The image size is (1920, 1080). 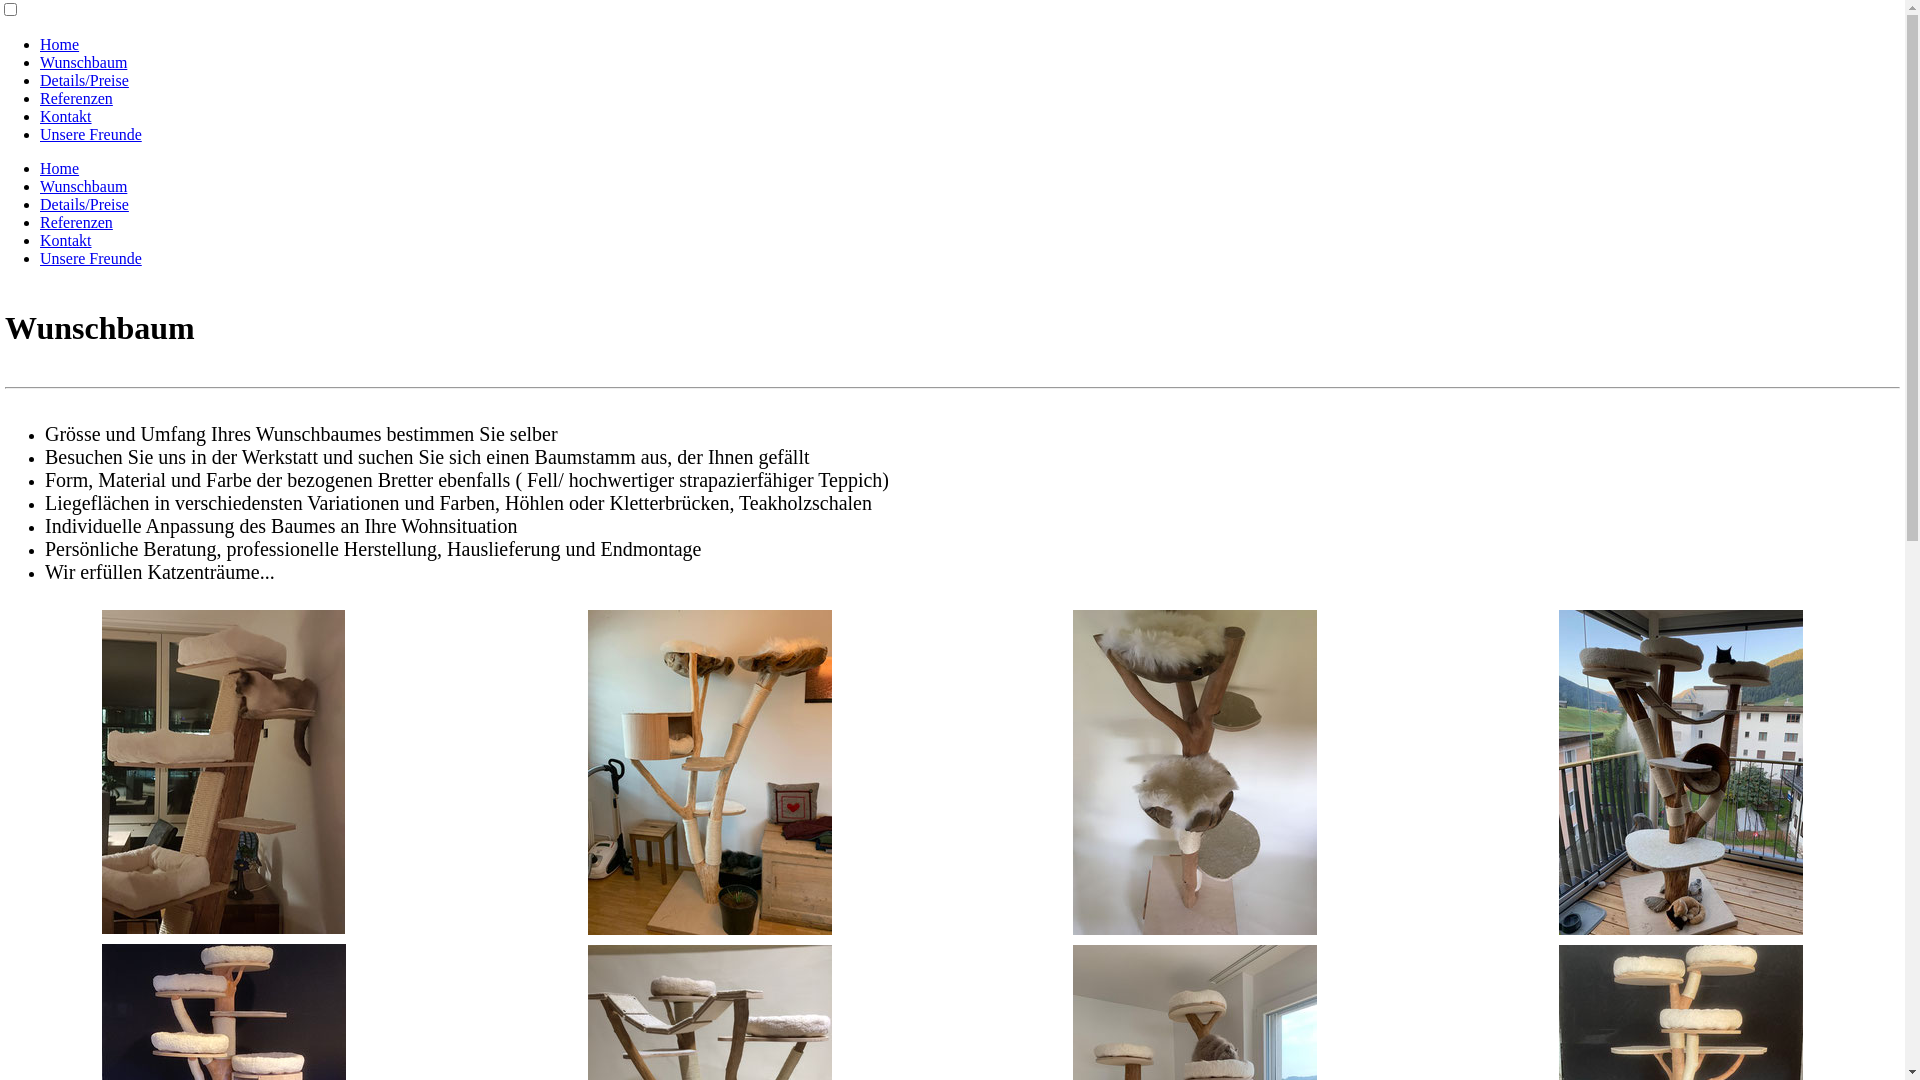 I want to click on 'Unsere Freunde', so click(x=39, y=257).